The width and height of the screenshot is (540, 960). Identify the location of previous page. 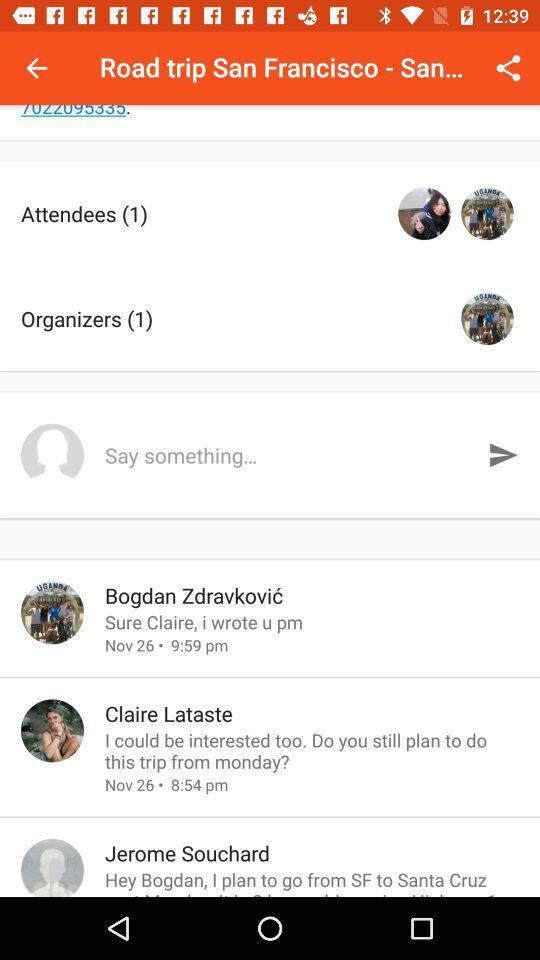
(36, 68).